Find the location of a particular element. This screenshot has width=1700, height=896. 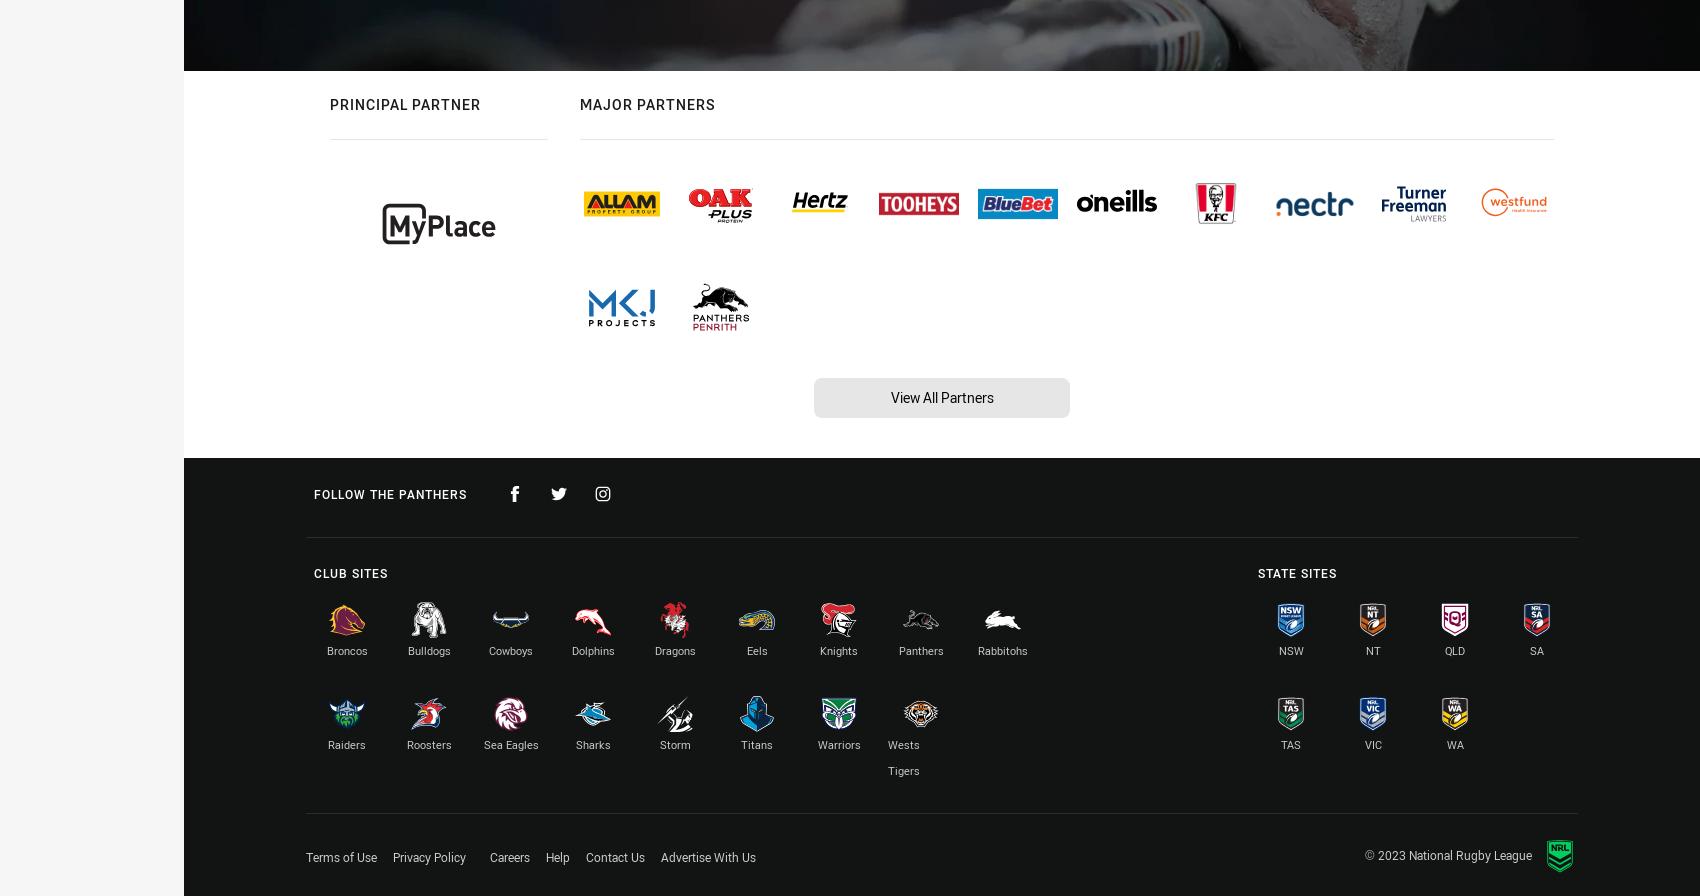

'Follow the Panthers' is located at coordinates (389, 492).